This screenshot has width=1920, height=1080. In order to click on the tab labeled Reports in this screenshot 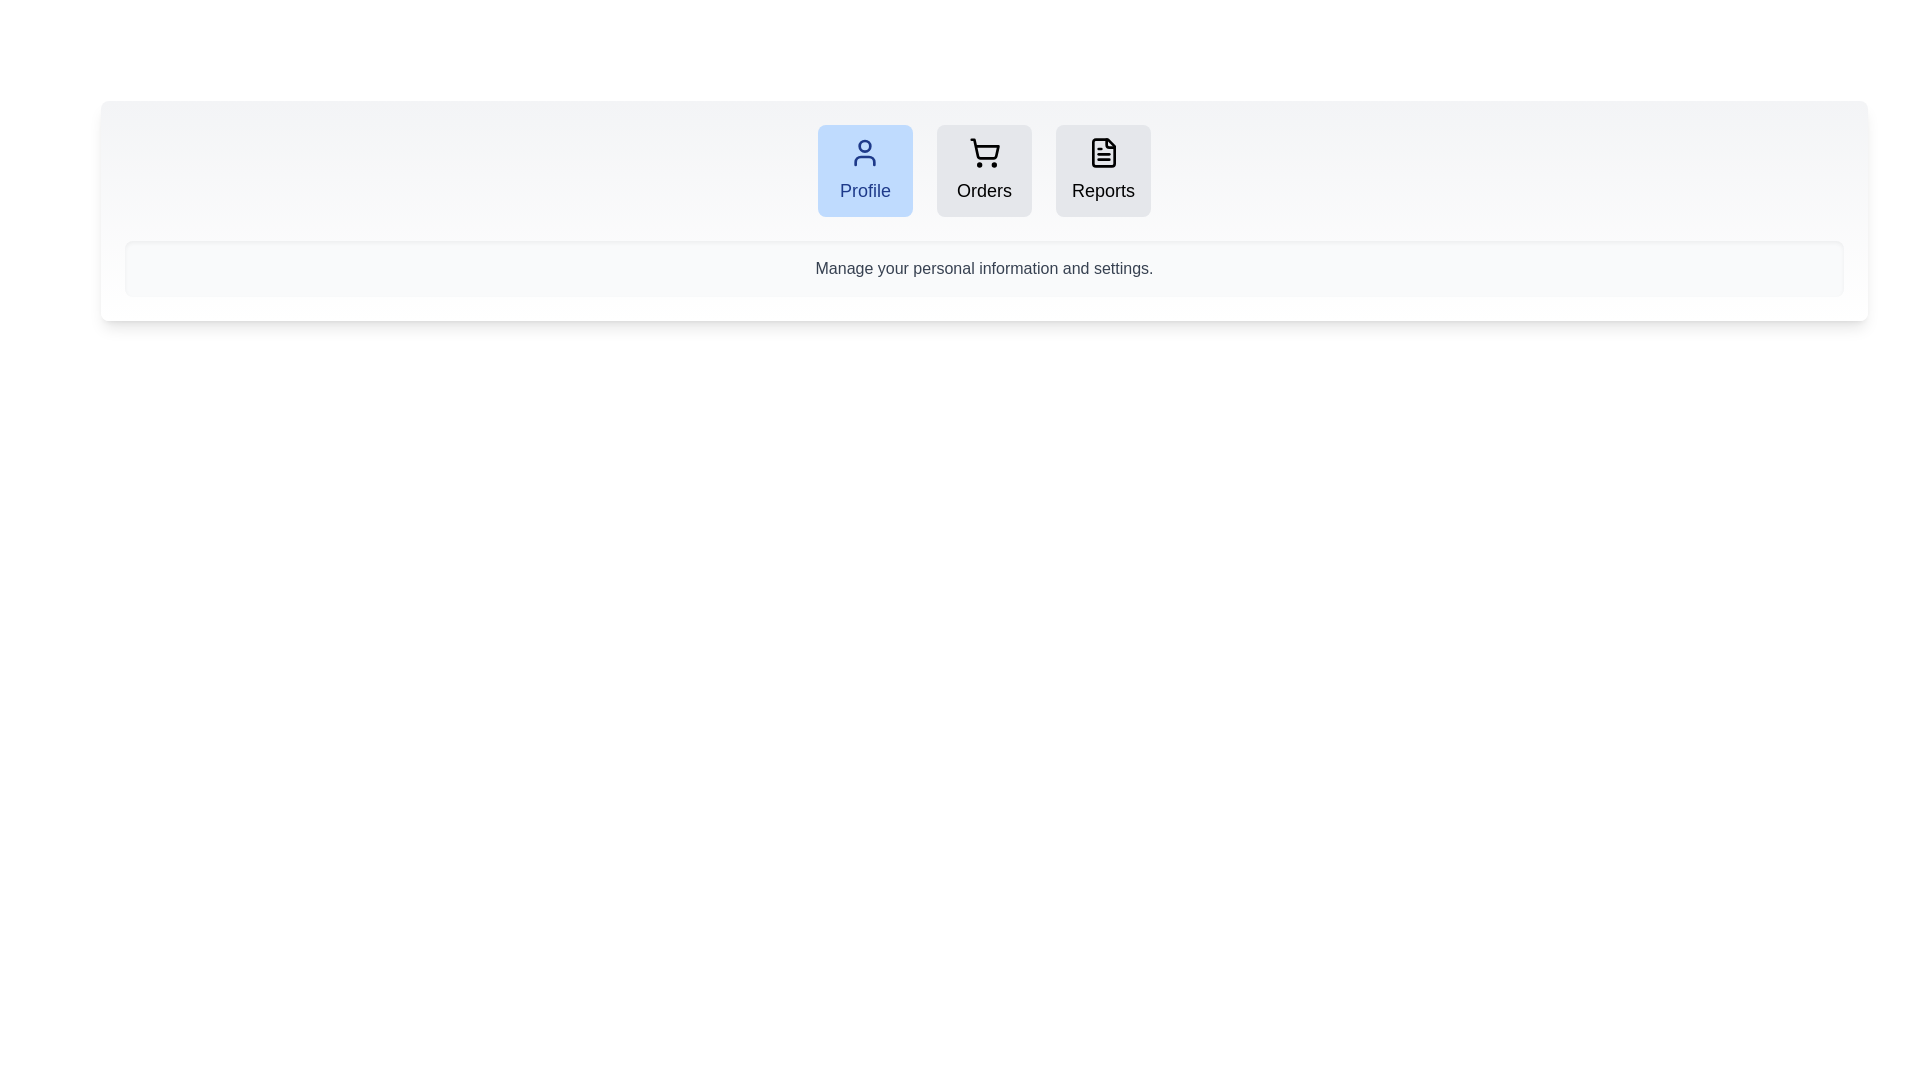, I will do `click(1102, 169)`.